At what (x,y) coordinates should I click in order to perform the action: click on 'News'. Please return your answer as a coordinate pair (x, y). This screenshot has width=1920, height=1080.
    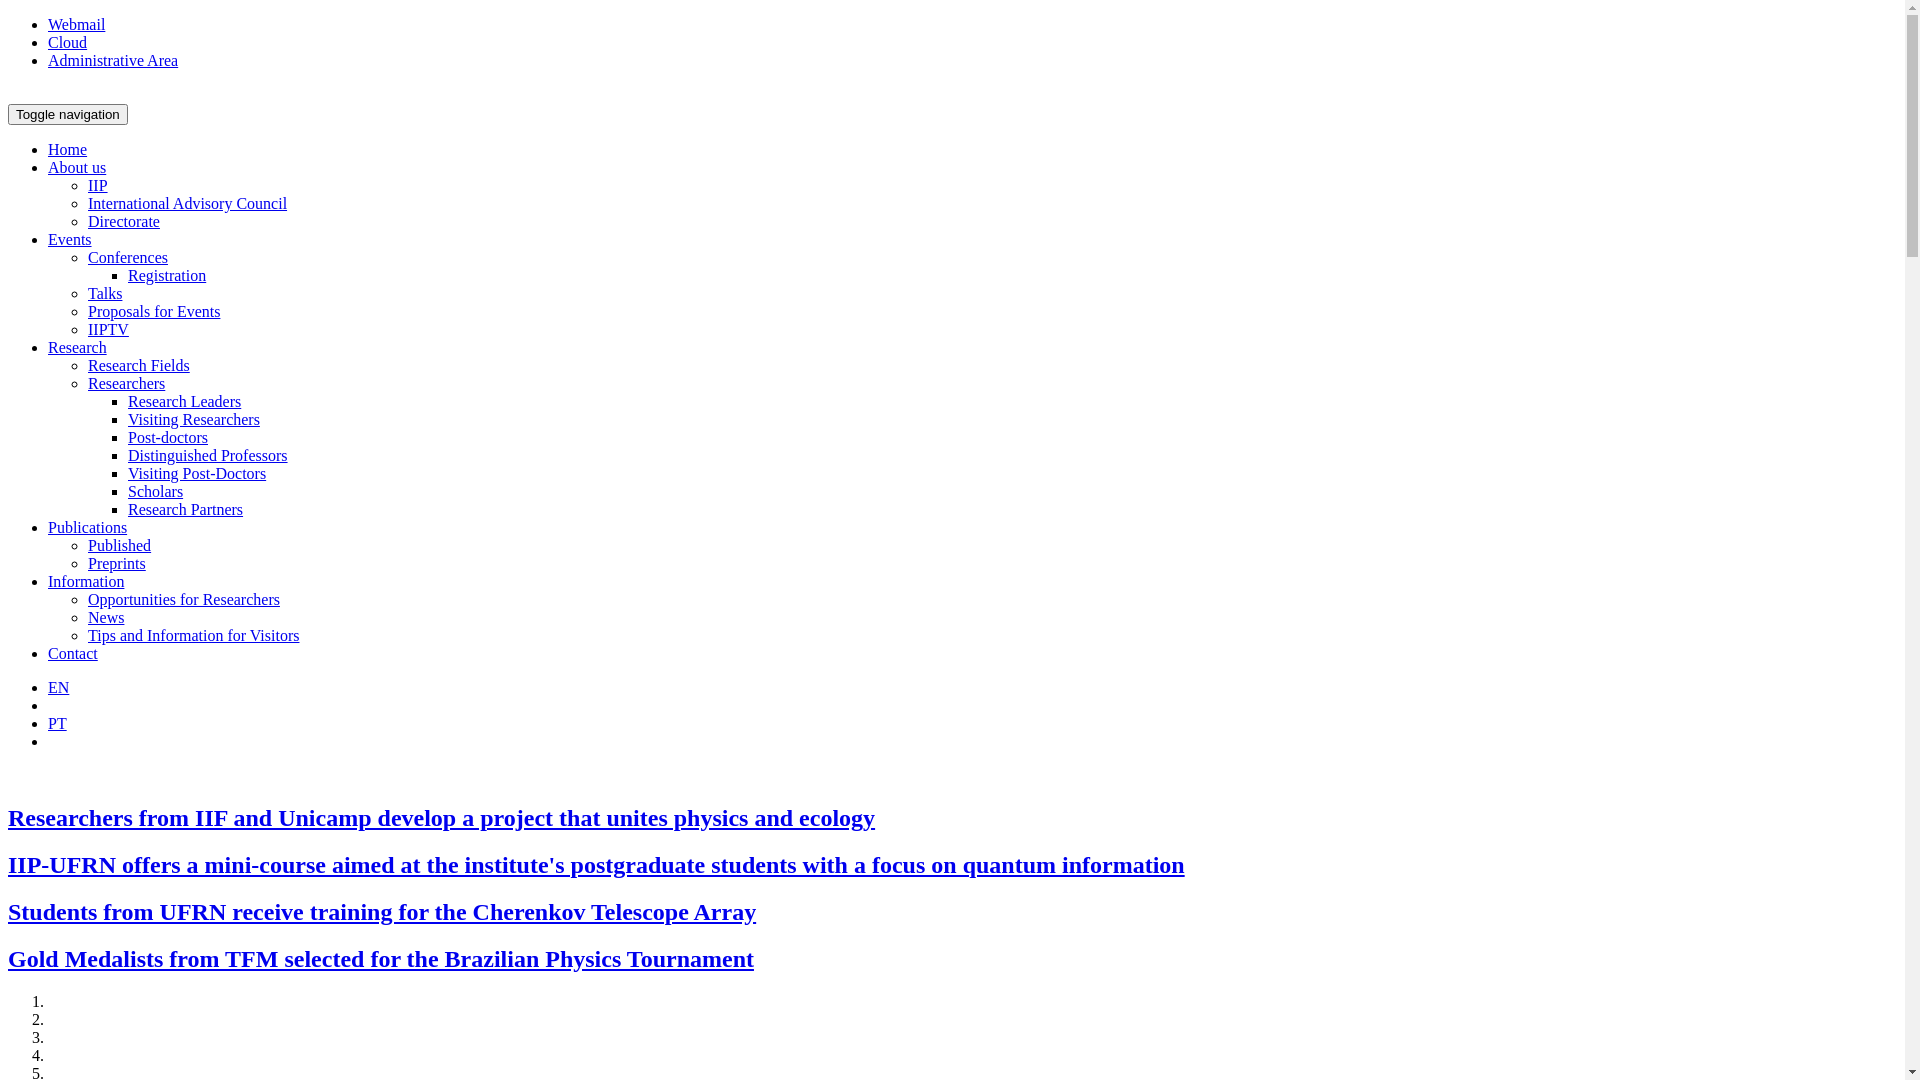
    Looking at the image, I should click on (104, 616).